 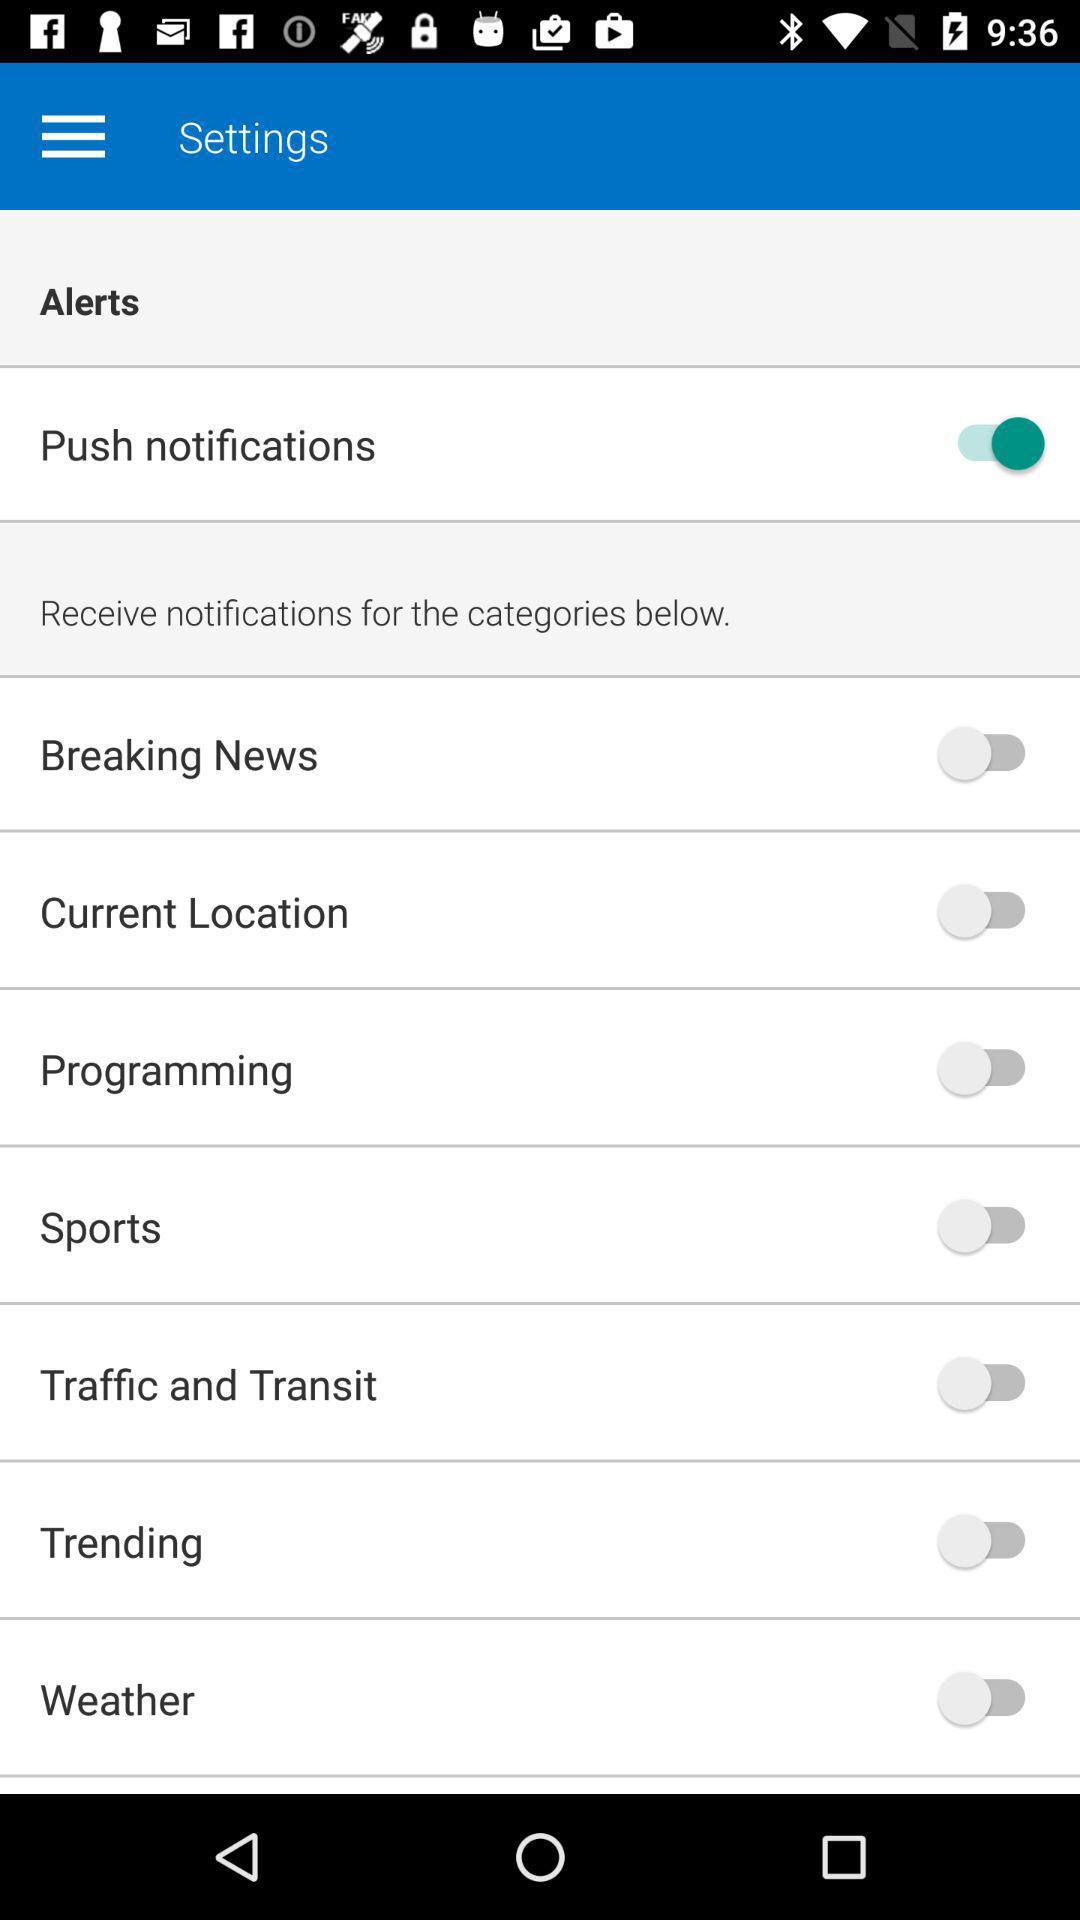 What do you see at coordinates (991, 1067) in the screenshot?
I see `switch on programming` at bounding box center [991, 1067].